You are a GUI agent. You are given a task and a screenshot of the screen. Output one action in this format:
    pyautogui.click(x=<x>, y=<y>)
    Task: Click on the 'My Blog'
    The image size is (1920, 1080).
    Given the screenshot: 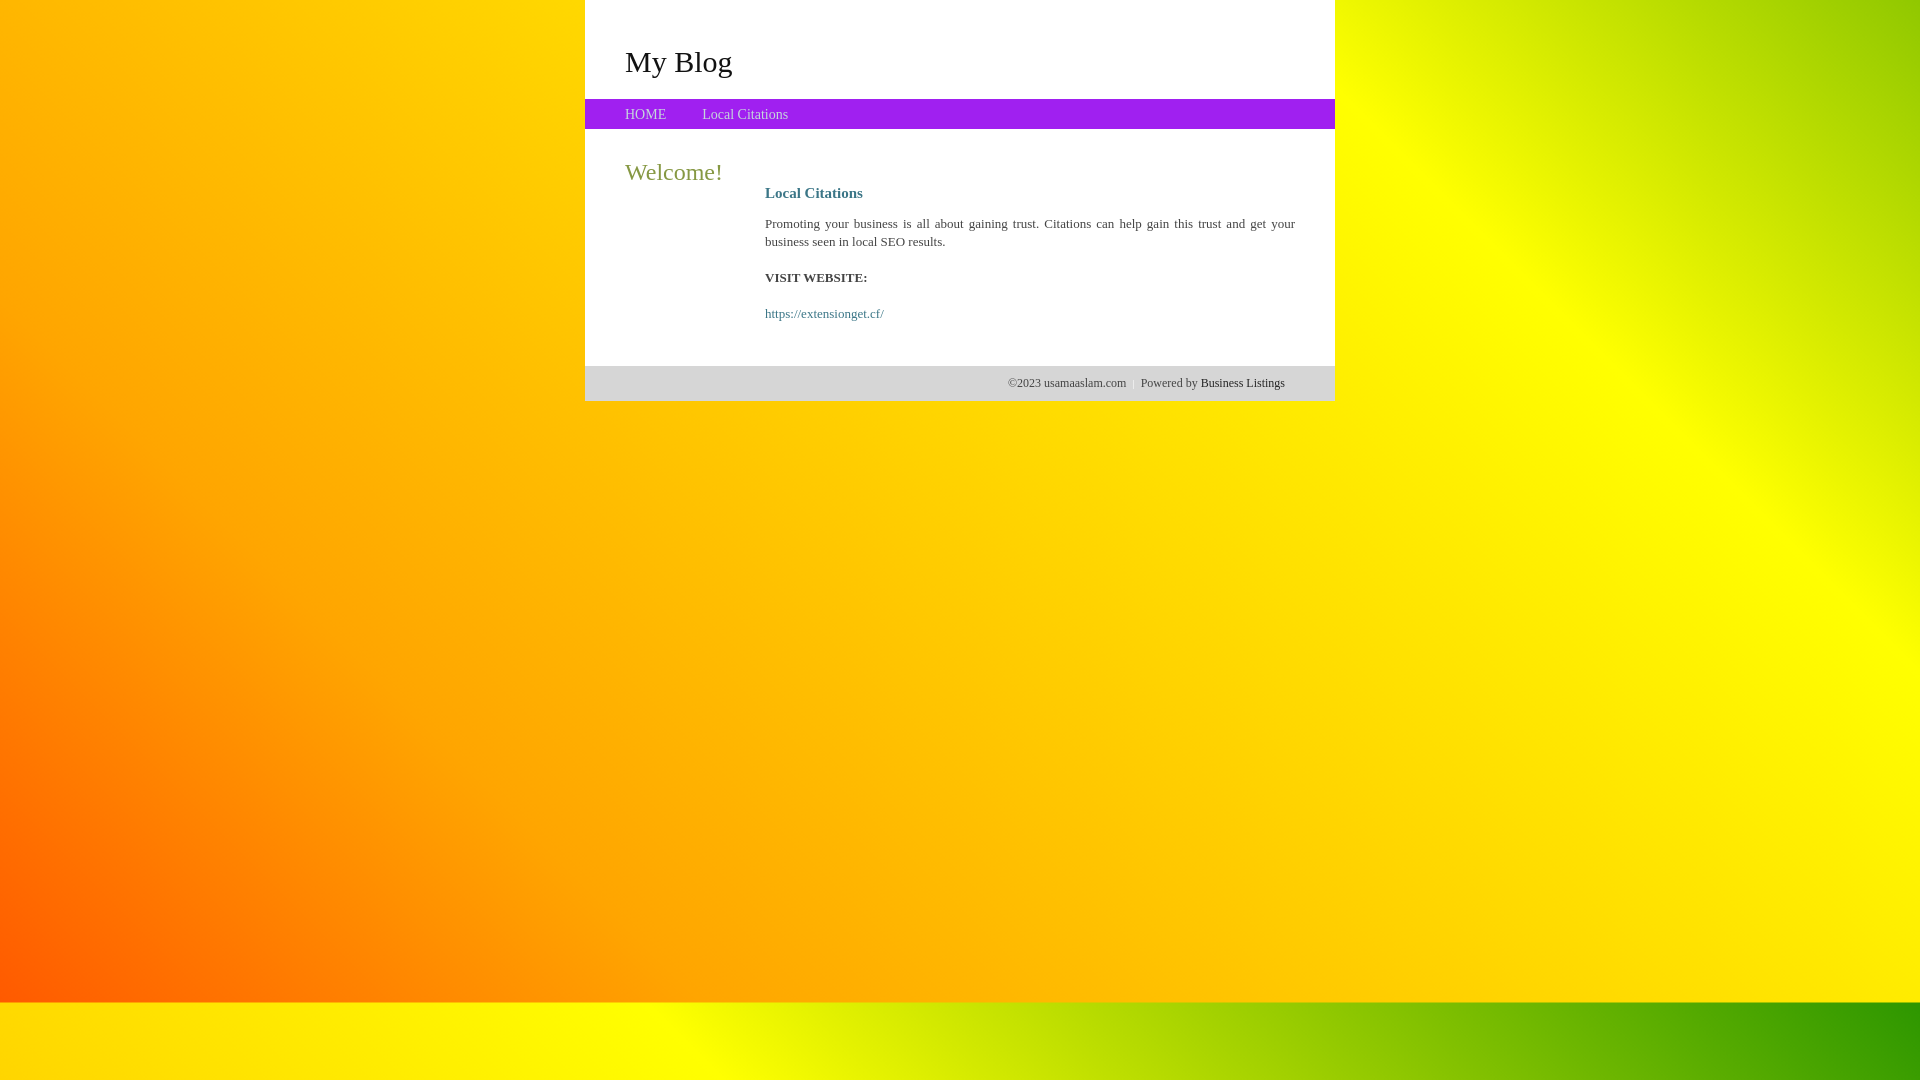 What is the action you would take?
    pyautogui.click(x=623, y=60)
    